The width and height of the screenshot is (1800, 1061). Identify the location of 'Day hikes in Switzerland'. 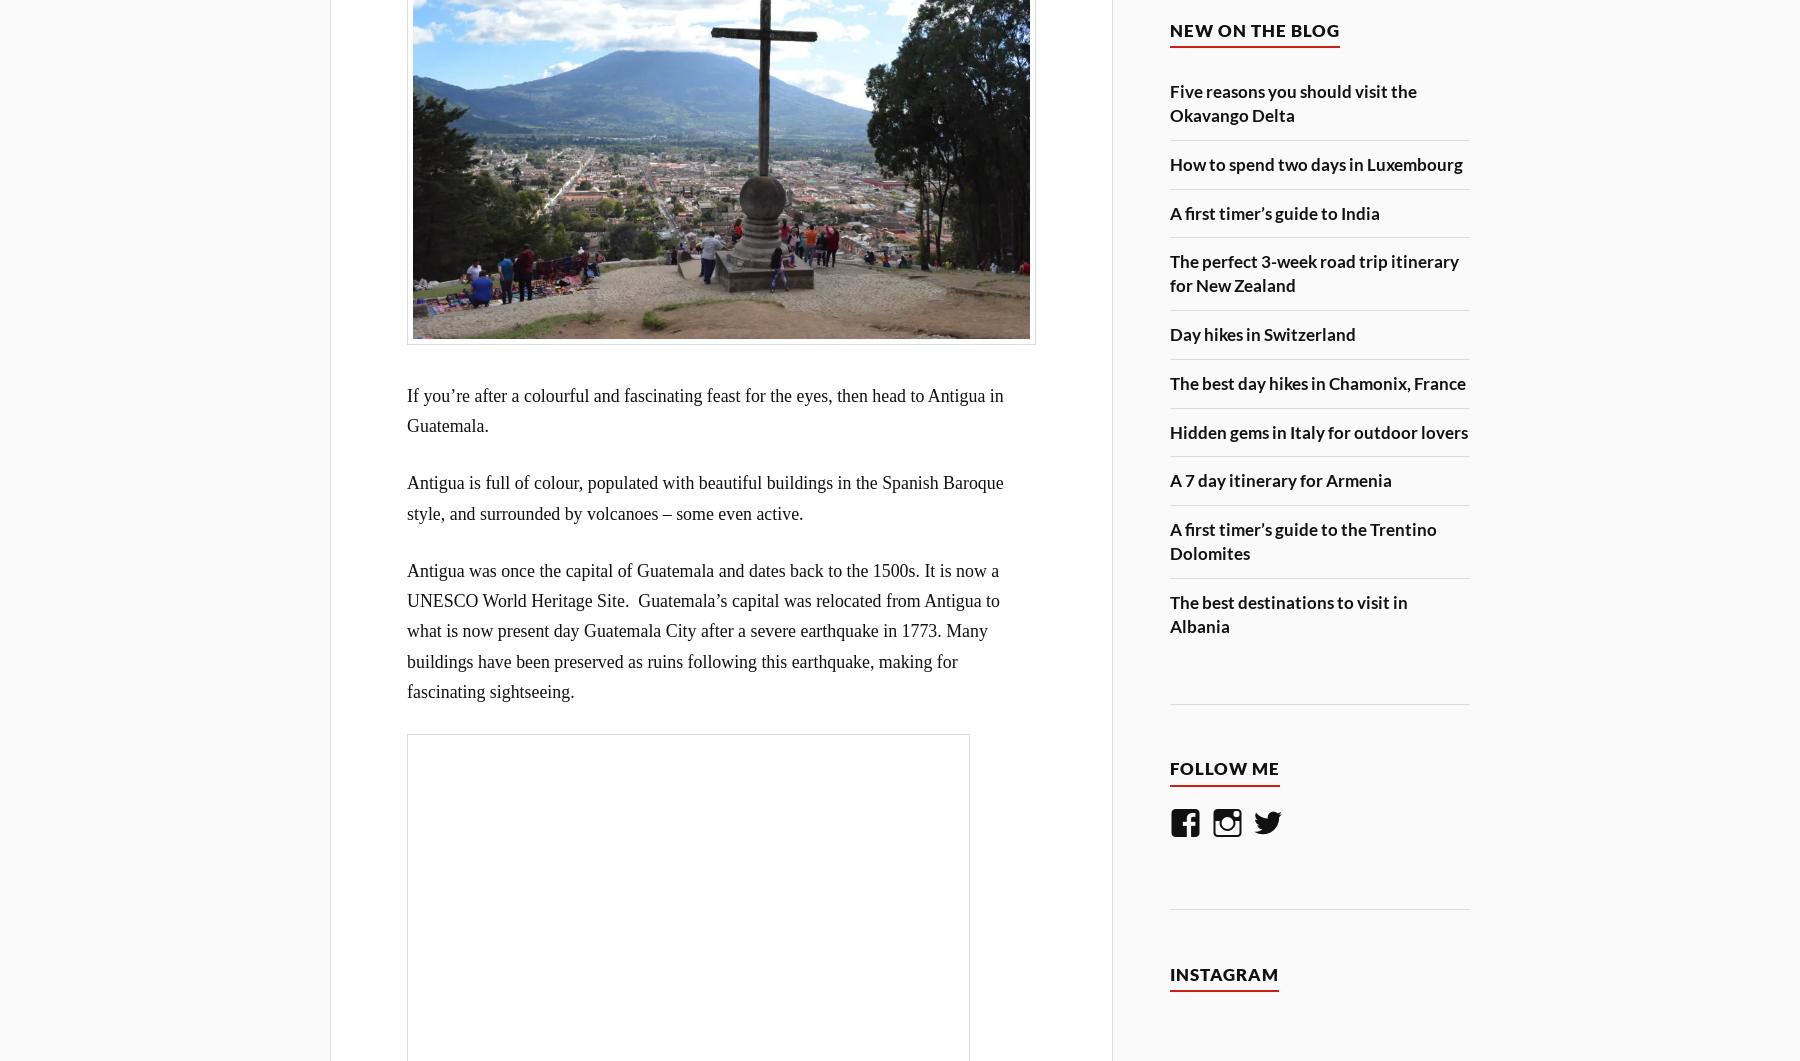
(1263, 332).